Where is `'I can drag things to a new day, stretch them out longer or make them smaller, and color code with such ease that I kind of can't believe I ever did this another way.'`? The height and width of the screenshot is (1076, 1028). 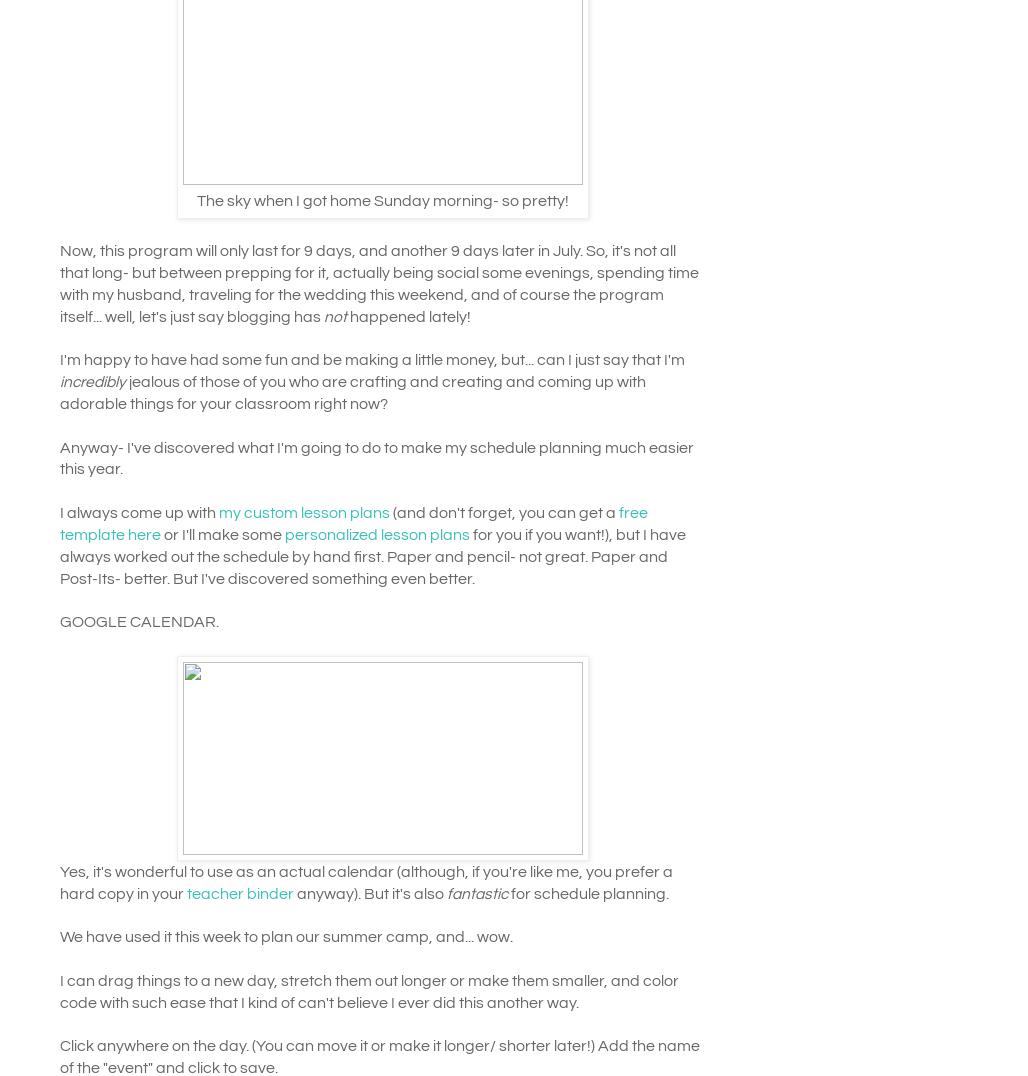 'I can drag things to a new day, stretch them out longer or make them smaller, and color code with such ease that I kind of can't believe I ever did this another way.' is located at coordinates (60, 989).